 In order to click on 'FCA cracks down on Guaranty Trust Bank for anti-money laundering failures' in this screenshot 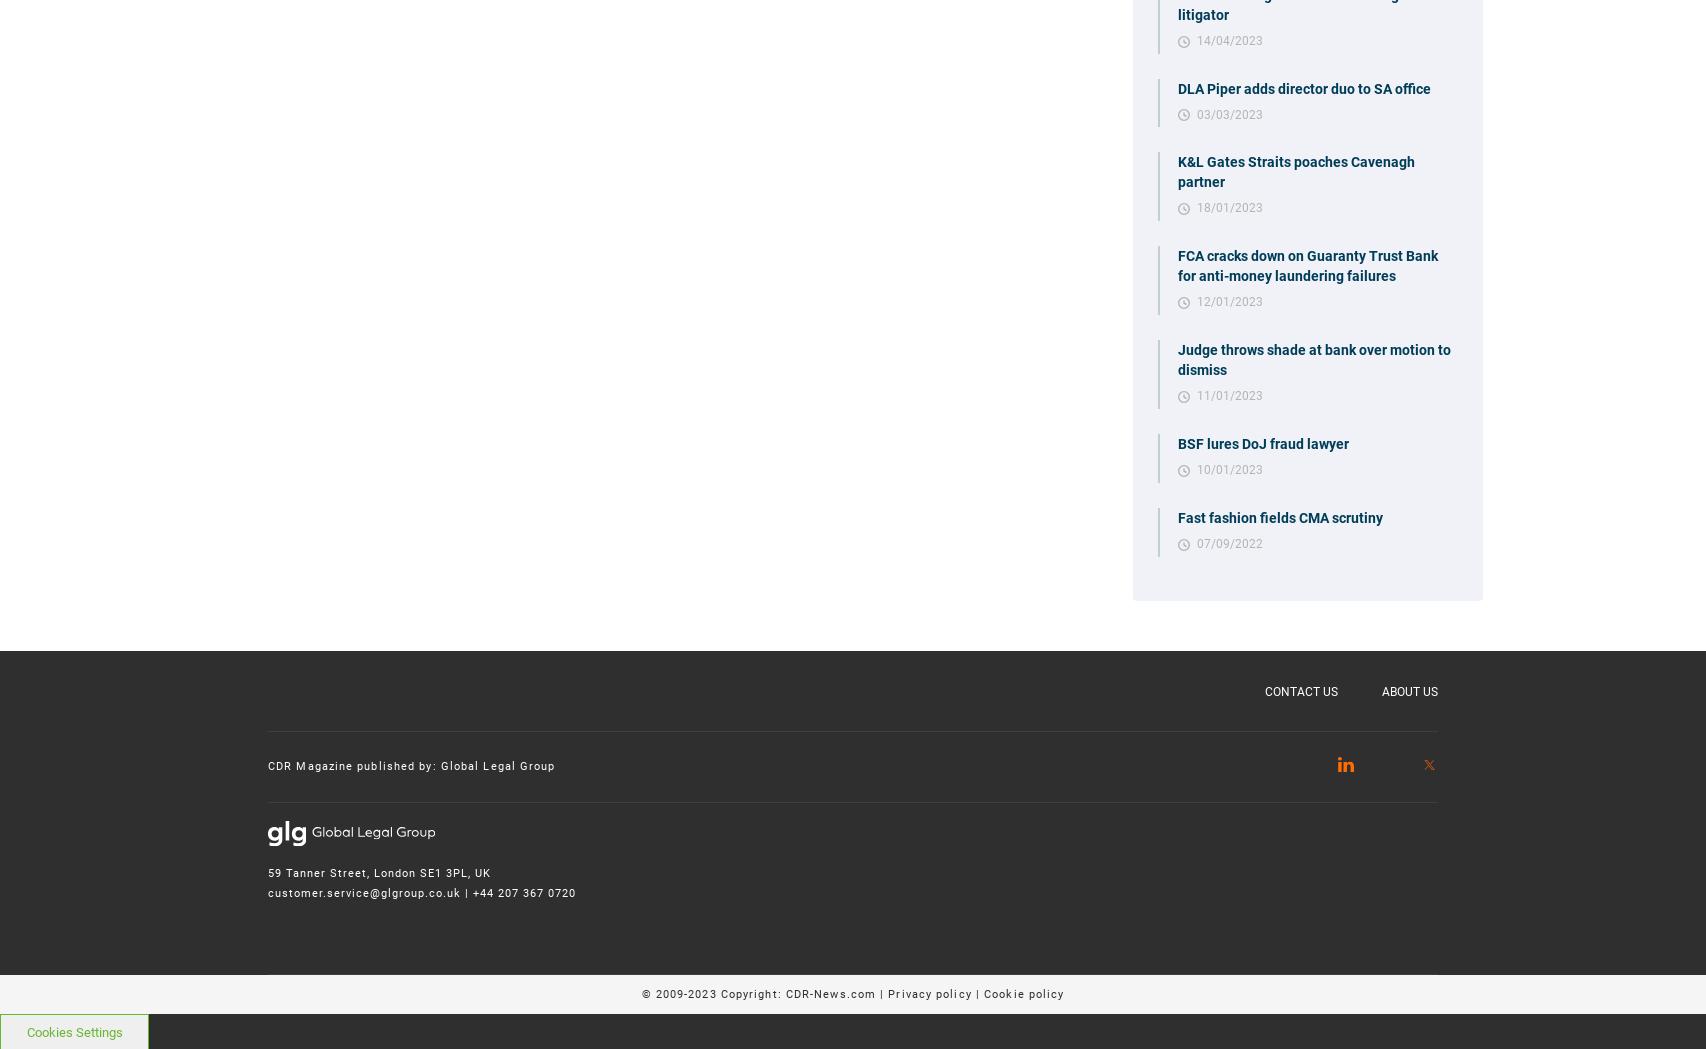, I will do `click(1177, 265)`.